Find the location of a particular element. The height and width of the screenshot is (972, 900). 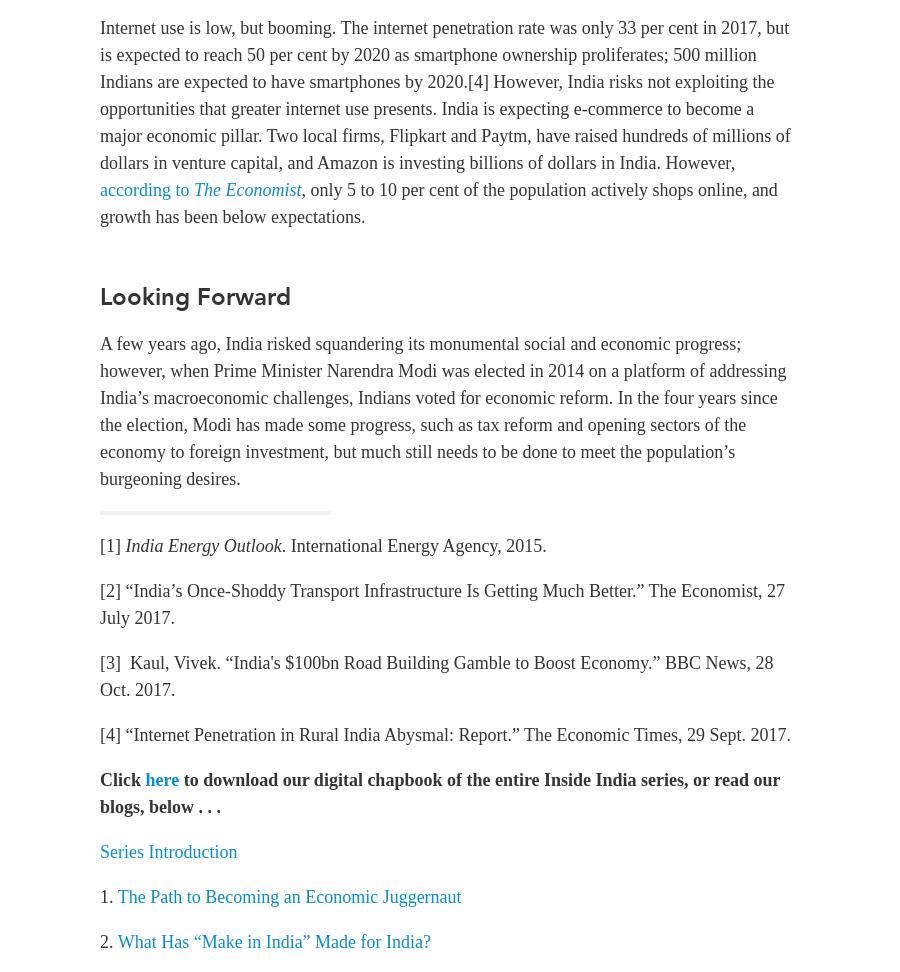

'[4] “Internet Penetration in Rural India Abysmal: Report.” The Economic Times, 29 Sept. 2017.' is located at coordinates (98, 735).